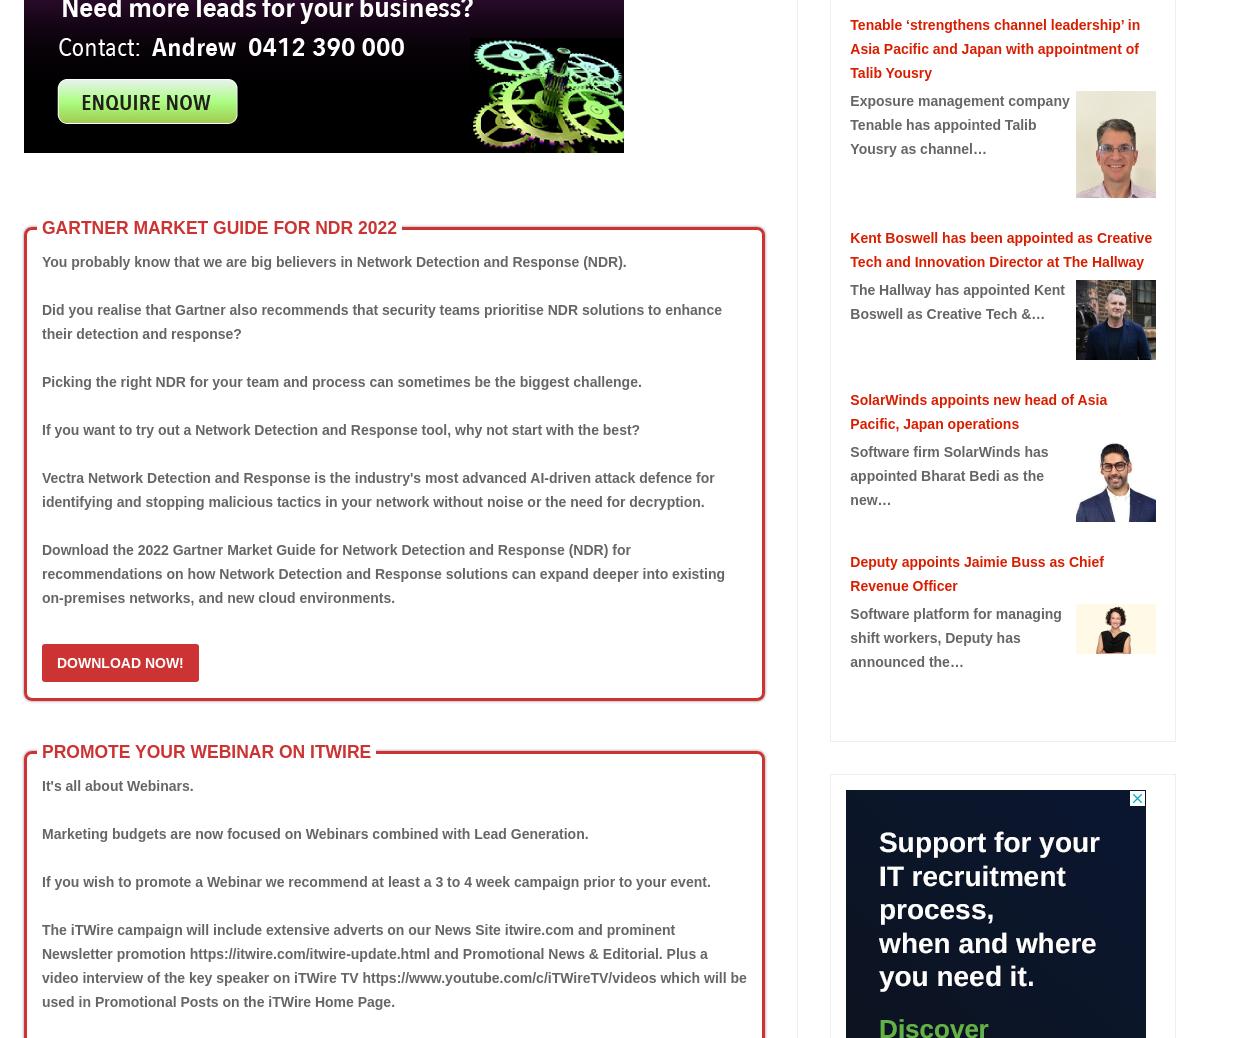 Image resolution: width=1247 pixels, height=1038 pixels. I want to click on 'Marketing budgets are now focused on Webinars combined with Lead Generation.', so click(314, 834).